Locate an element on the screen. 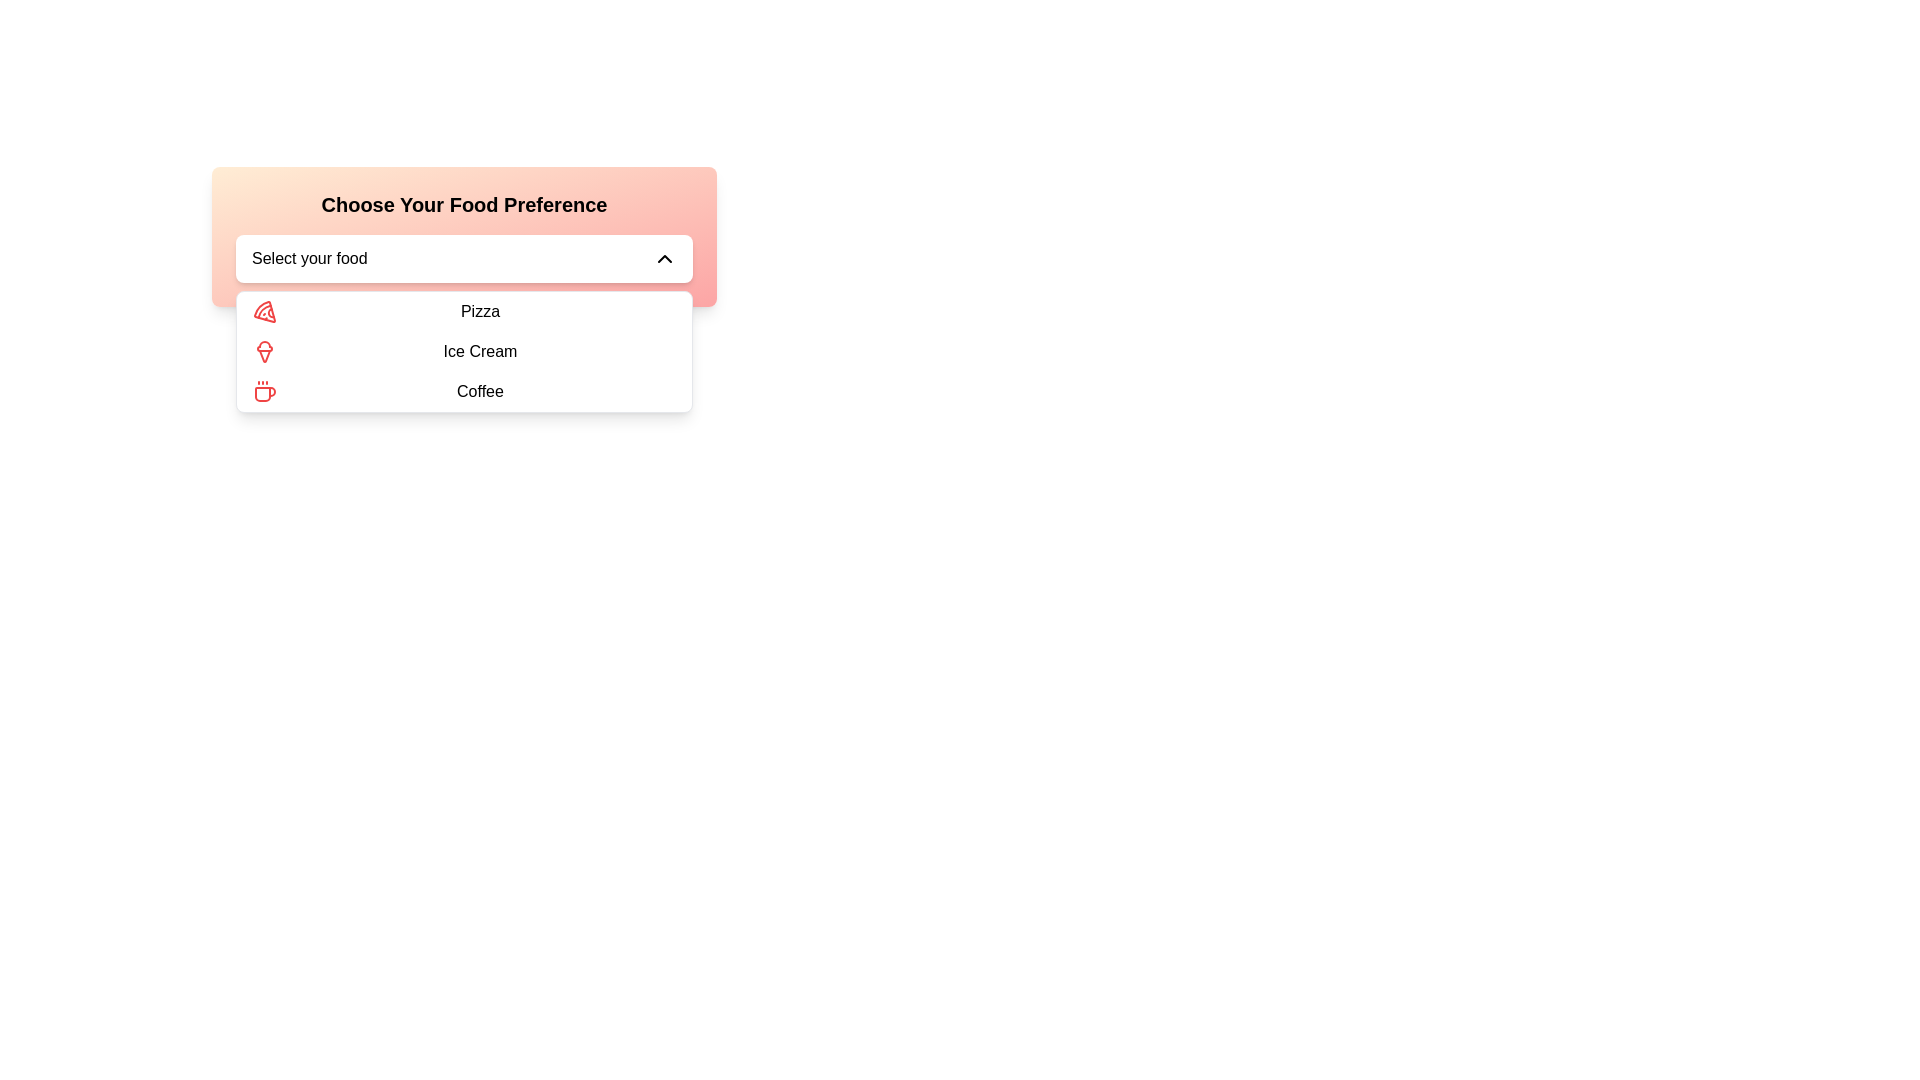 Image resolution: width=1920 pixels, height=1080 pixels. the static text label that serves as a placeholder for the dropdown menu, indicating the current selection is located at coordinates (308, 257).